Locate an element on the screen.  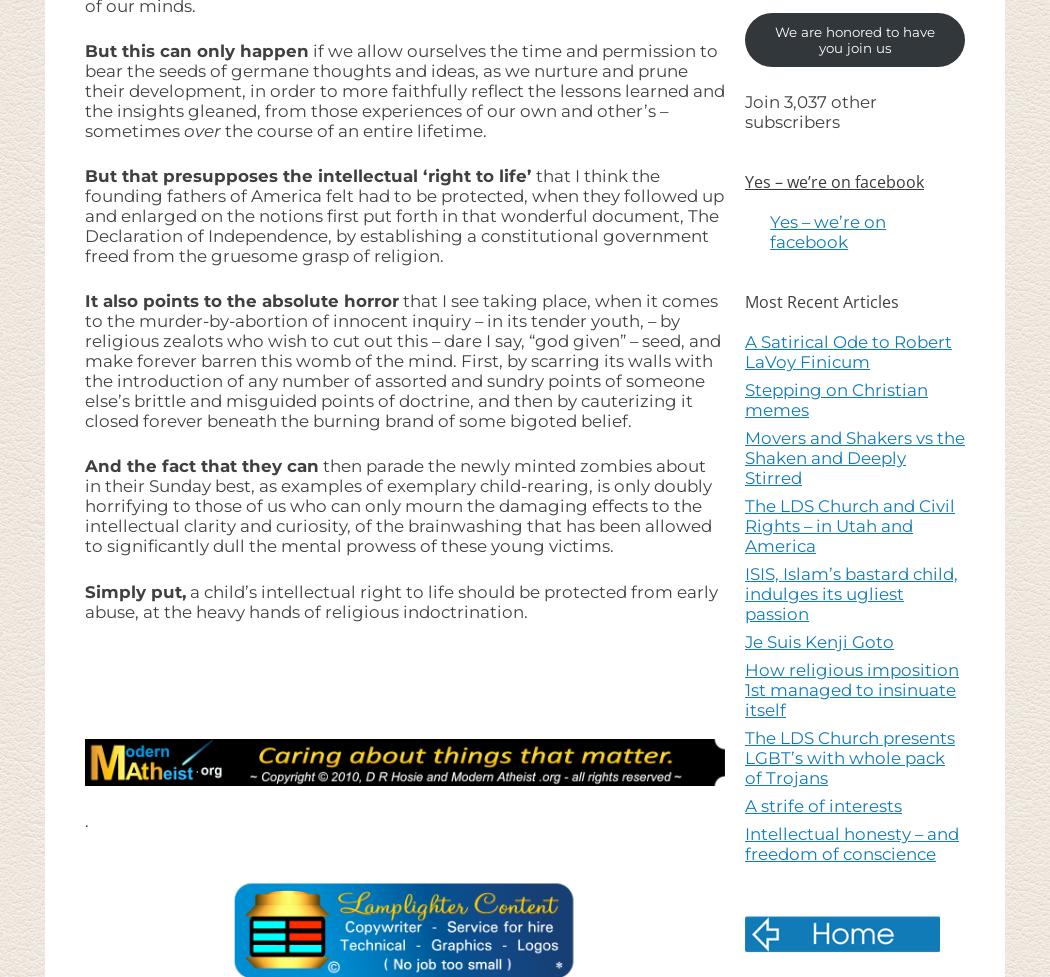
'Most Recent Articles' is located at coordinates (821, 300).